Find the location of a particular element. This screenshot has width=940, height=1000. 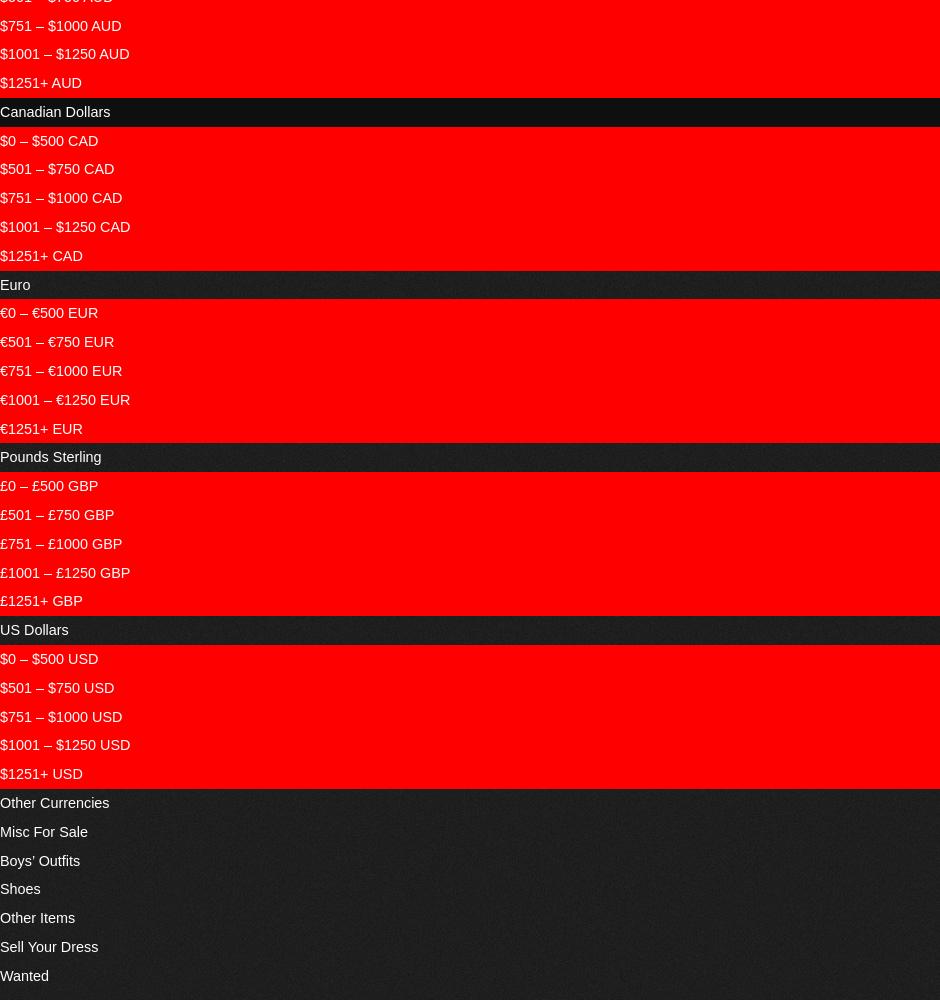

'$1001 – $1250 CAD' is located at coordinates (0, 226).